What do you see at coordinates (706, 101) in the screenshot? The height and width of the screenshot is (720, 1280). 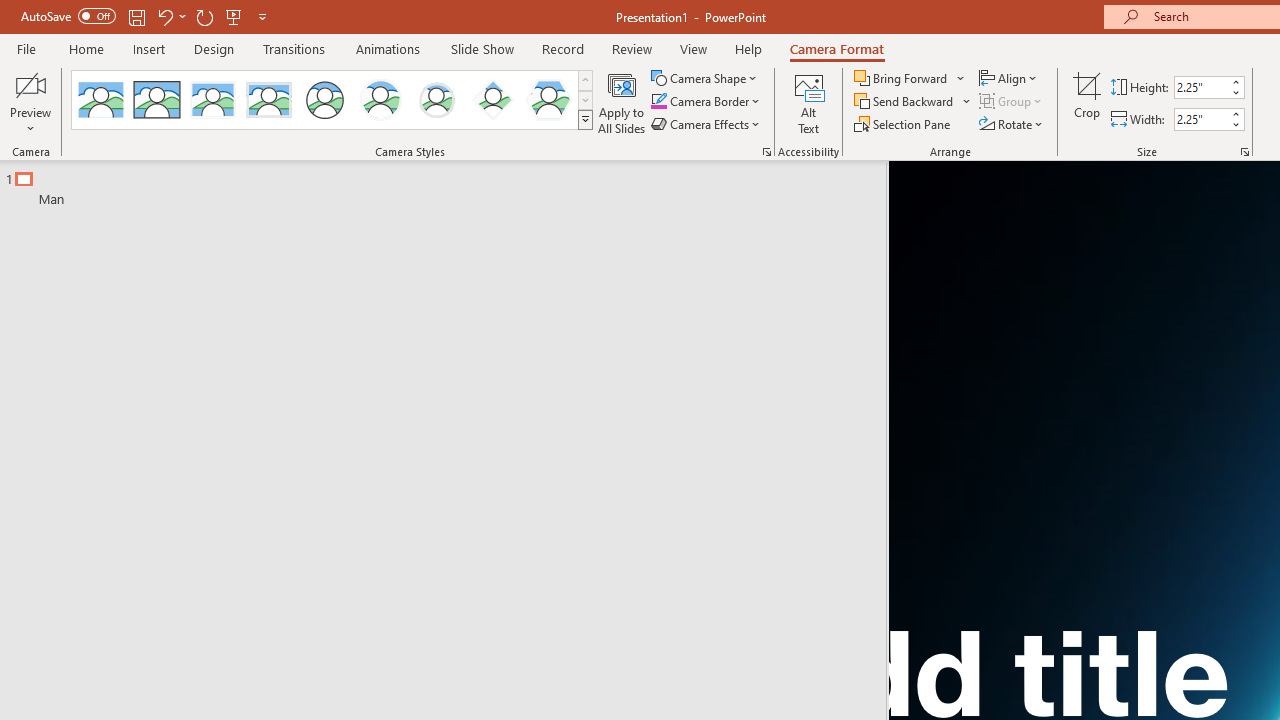 I see `'Camera Border'` at bounding box center [706, 101].